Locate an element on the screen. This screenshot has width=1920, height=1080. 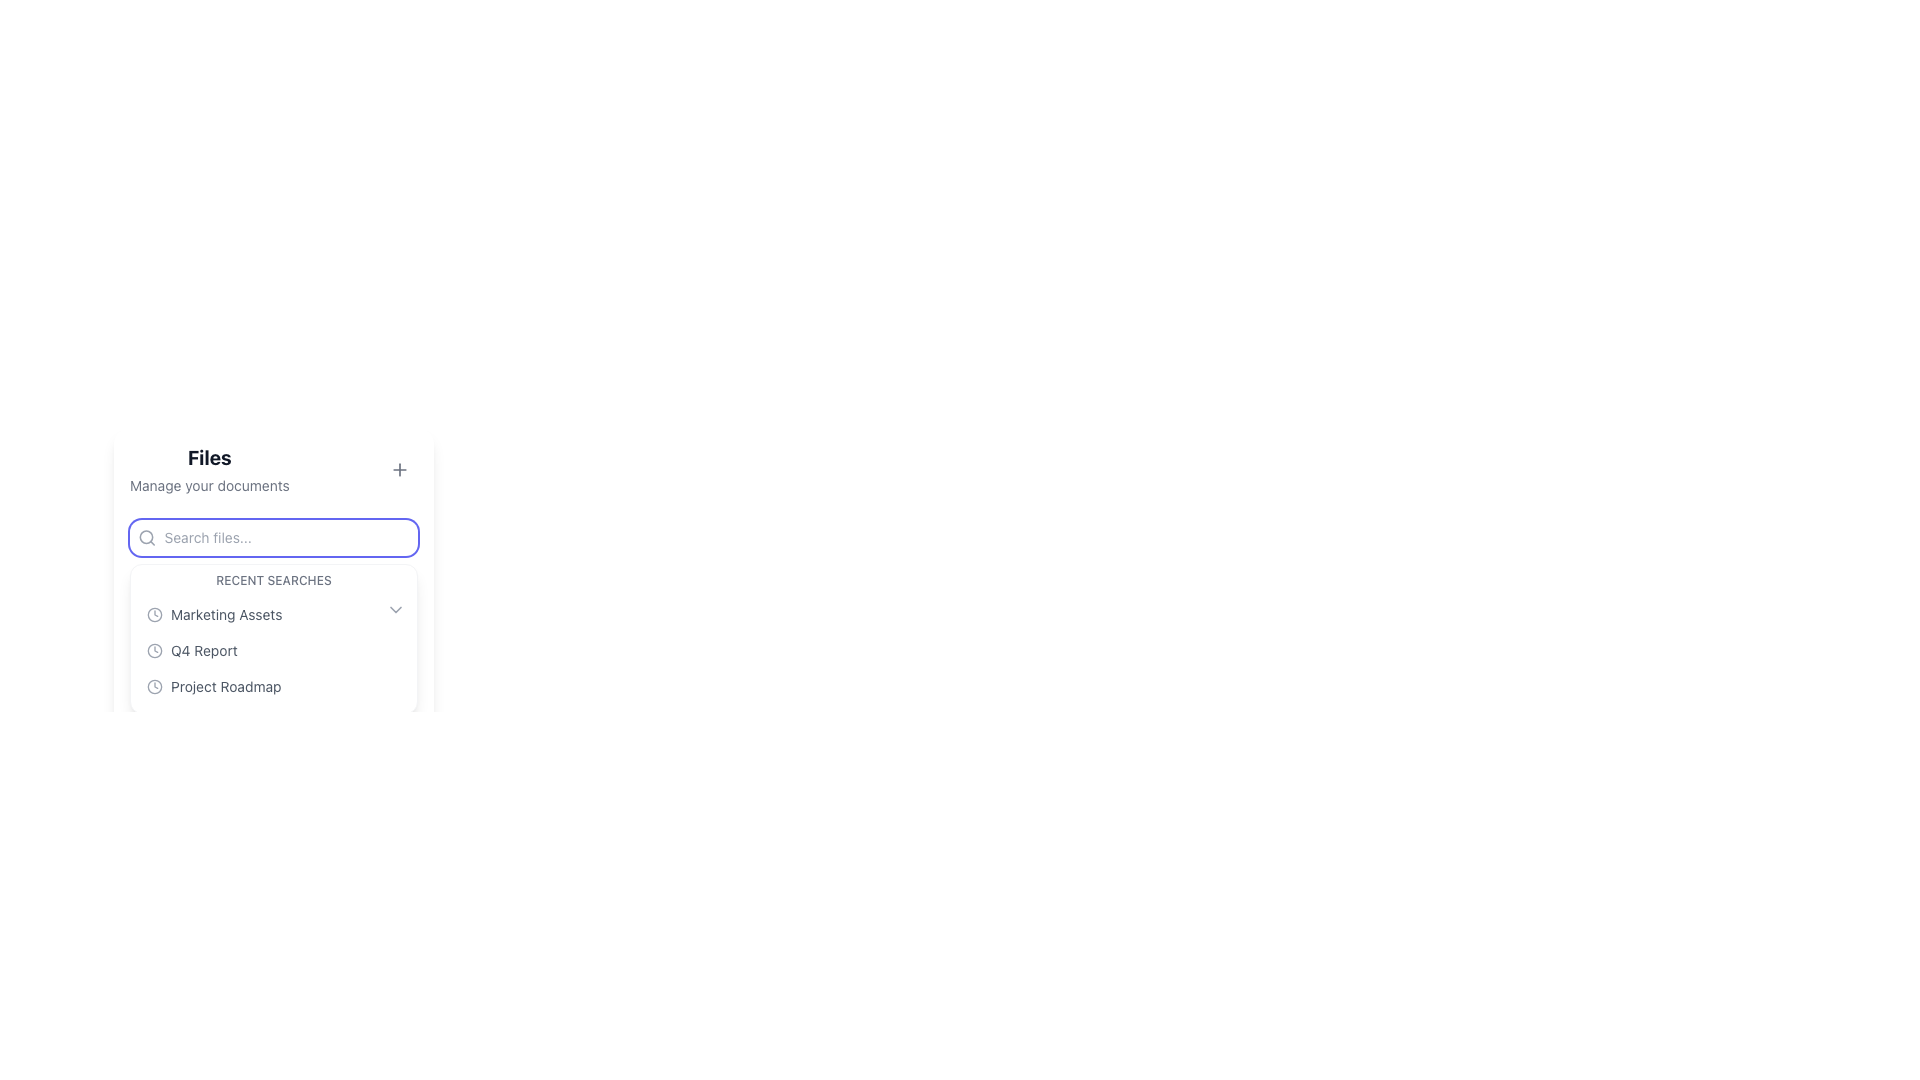
the composite label element displaying 'Documents' and '43 items' is located at coordinates (263, 608).